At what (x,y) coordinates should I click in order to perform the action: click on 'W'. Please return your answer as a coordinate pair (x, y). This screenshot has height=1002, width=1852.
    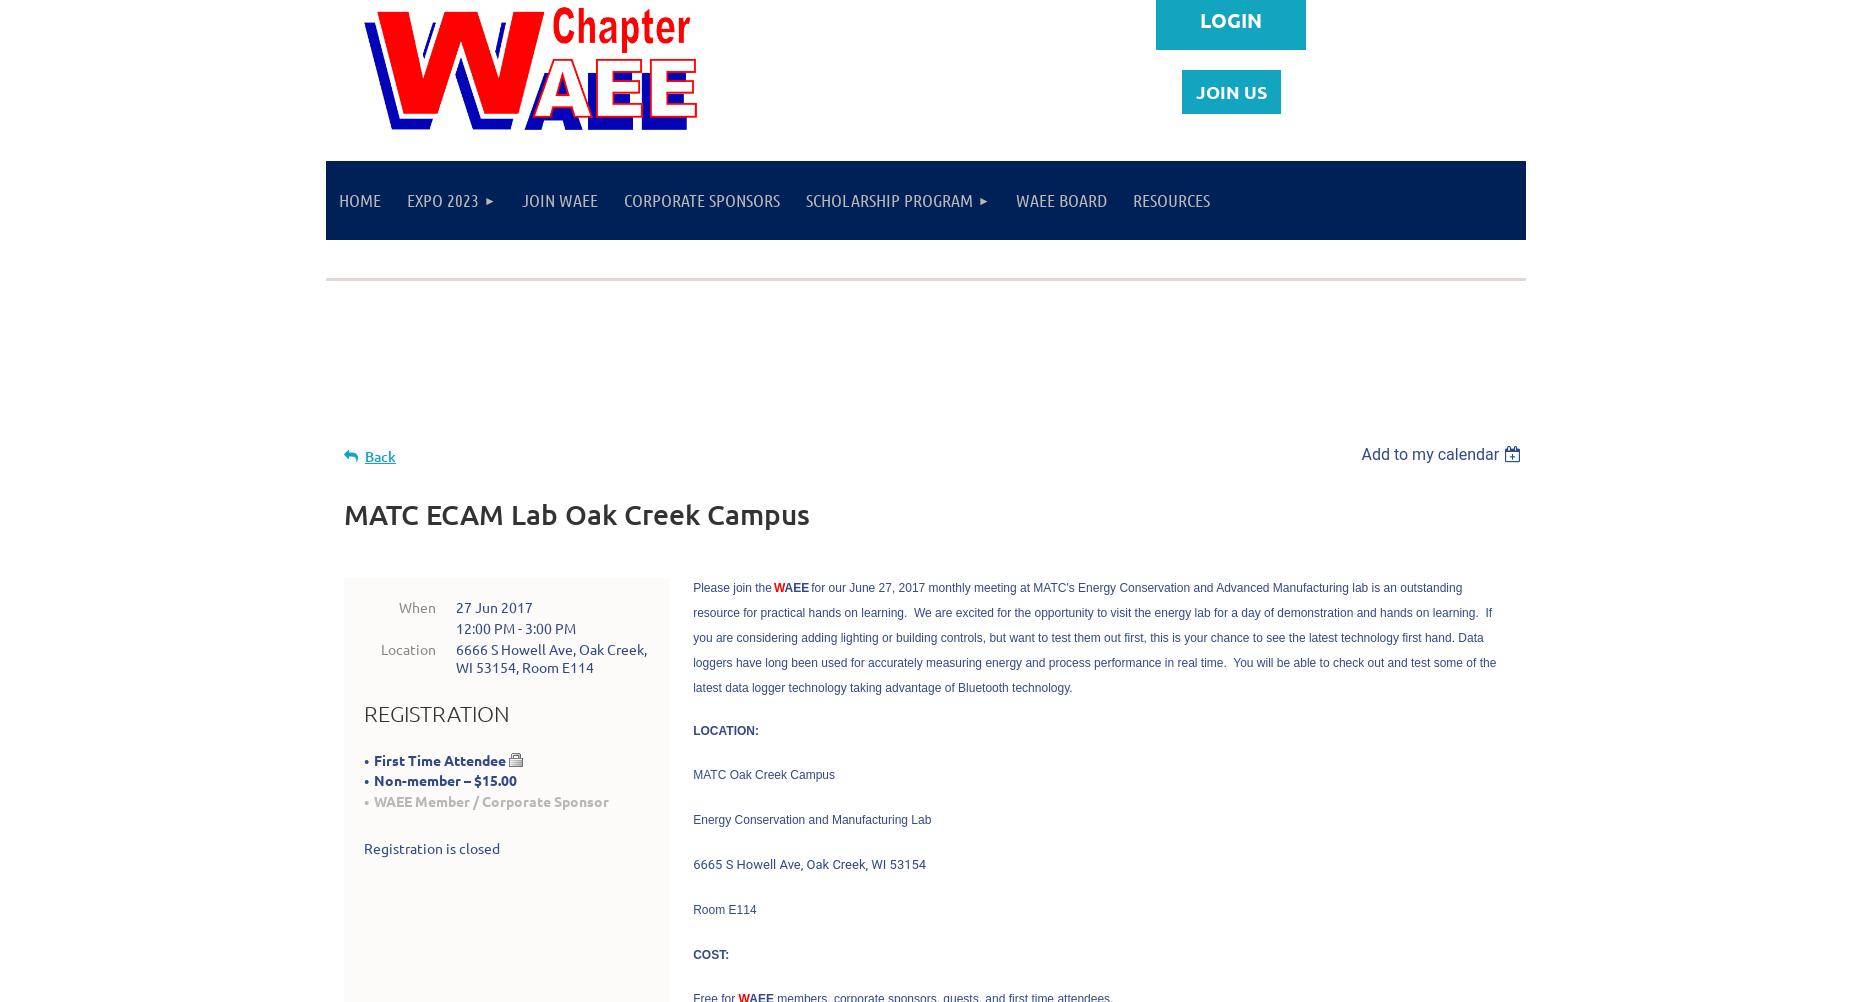
    Looking at the image, I should click on (778, 585).